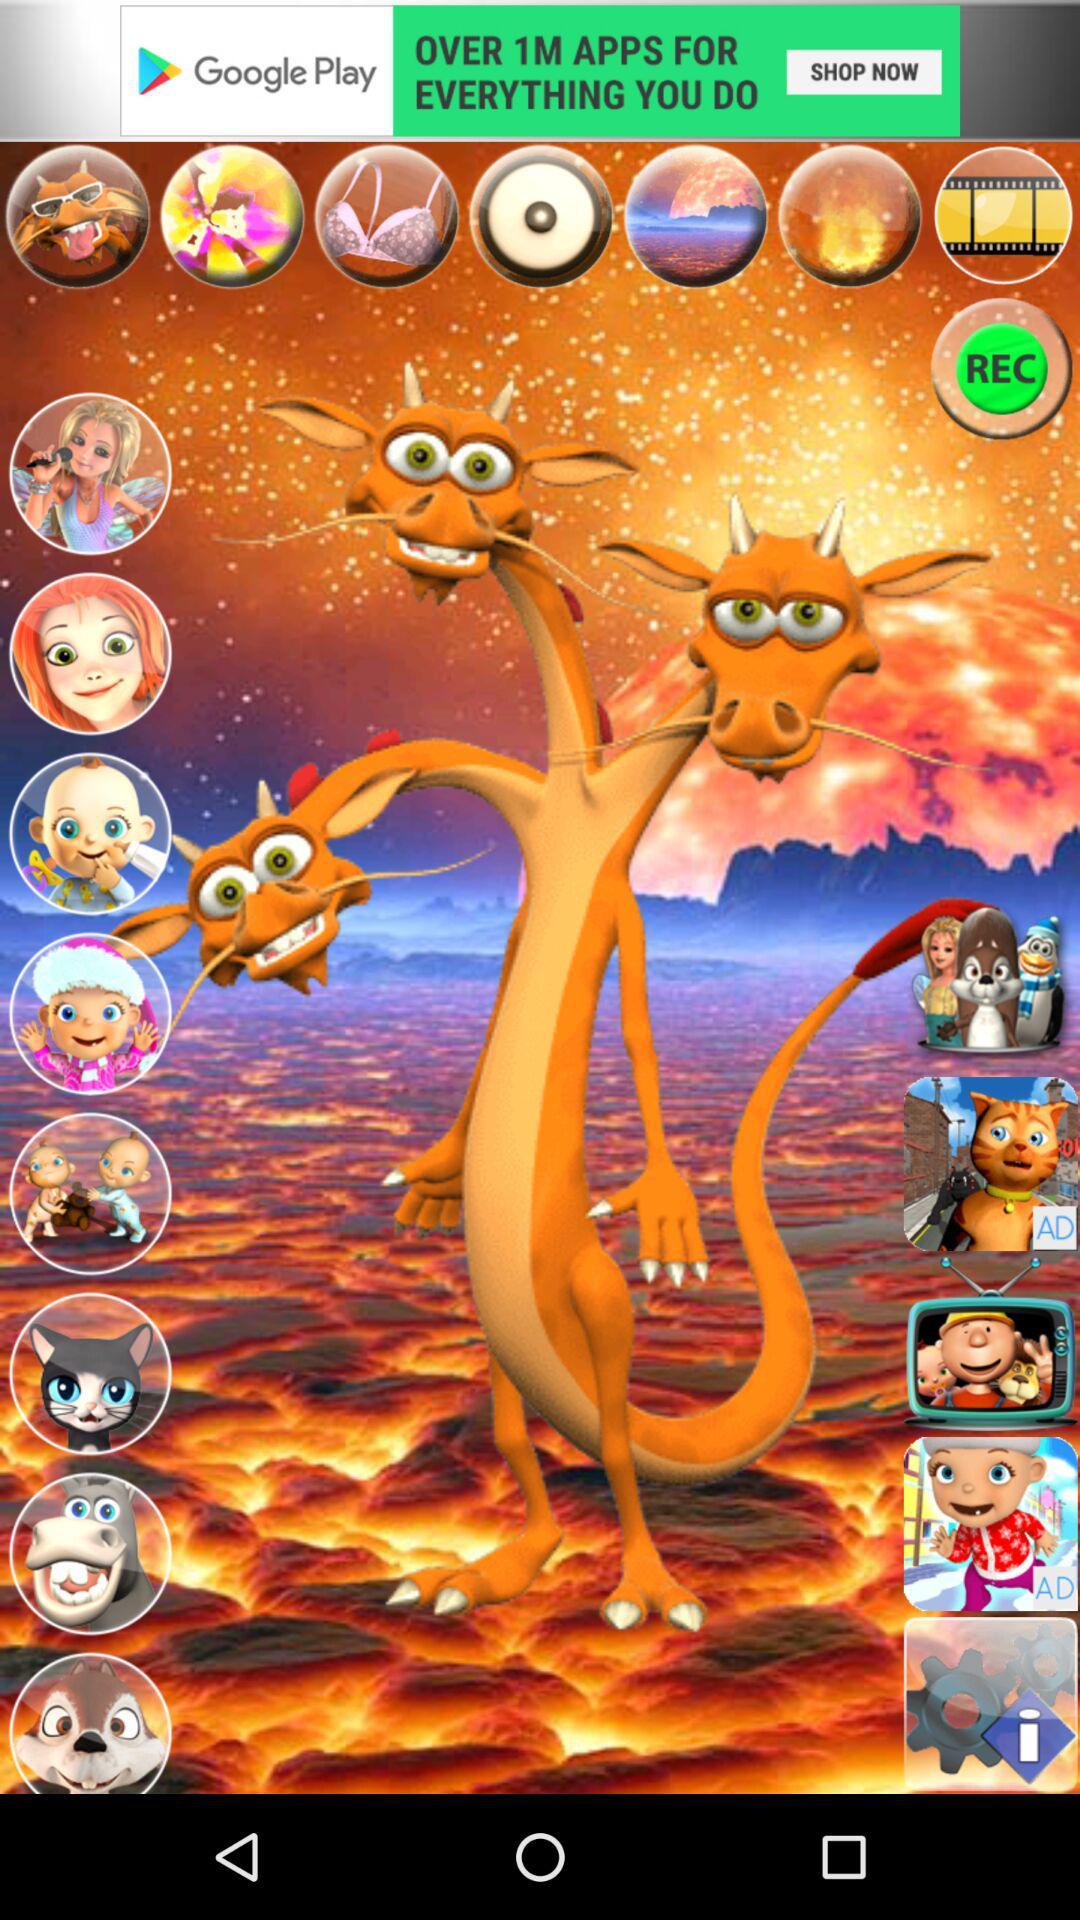 Image resolution: width=1080 pixels, height=1920 pixels. Describe the element at coordinates (540, 70) in the screenshot. I see `advertisement bar` at that location.